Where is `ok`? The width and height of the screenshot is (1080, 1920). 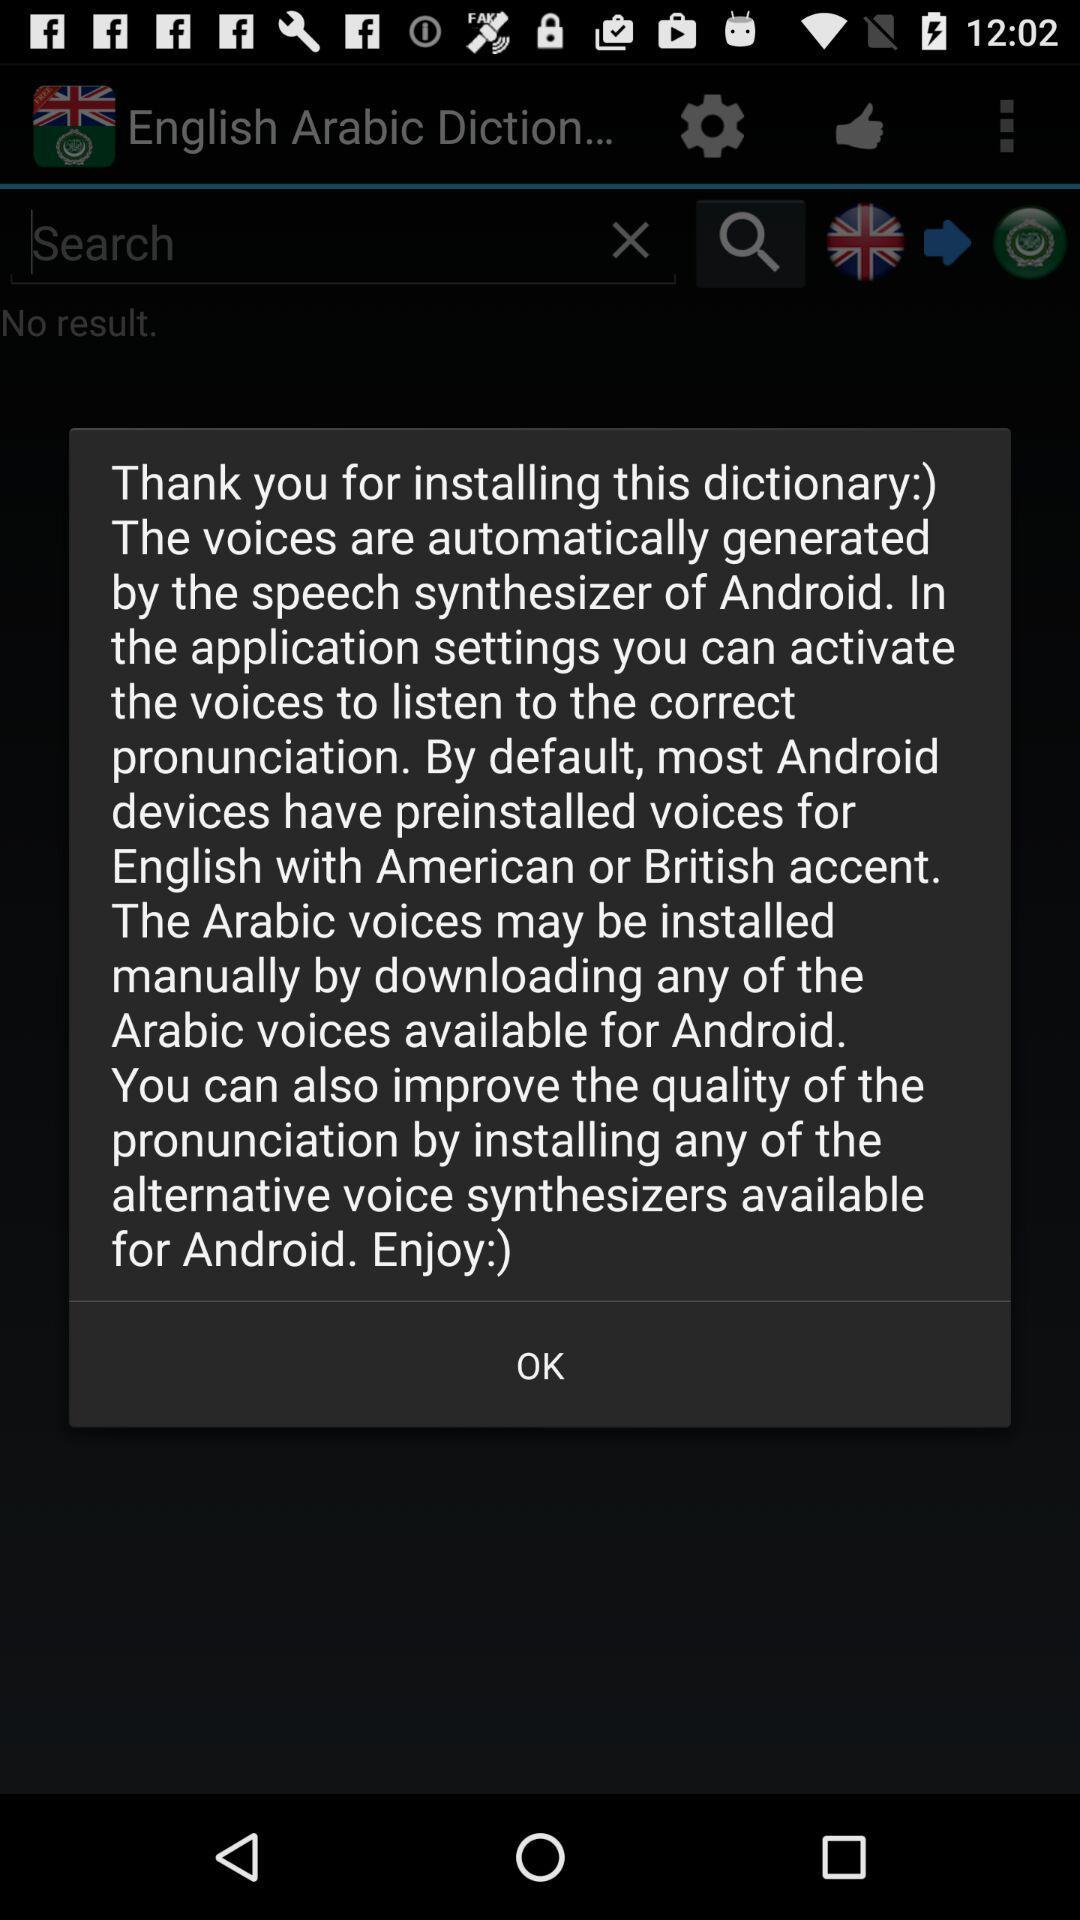
ok is located at coordinates (540, 1363).